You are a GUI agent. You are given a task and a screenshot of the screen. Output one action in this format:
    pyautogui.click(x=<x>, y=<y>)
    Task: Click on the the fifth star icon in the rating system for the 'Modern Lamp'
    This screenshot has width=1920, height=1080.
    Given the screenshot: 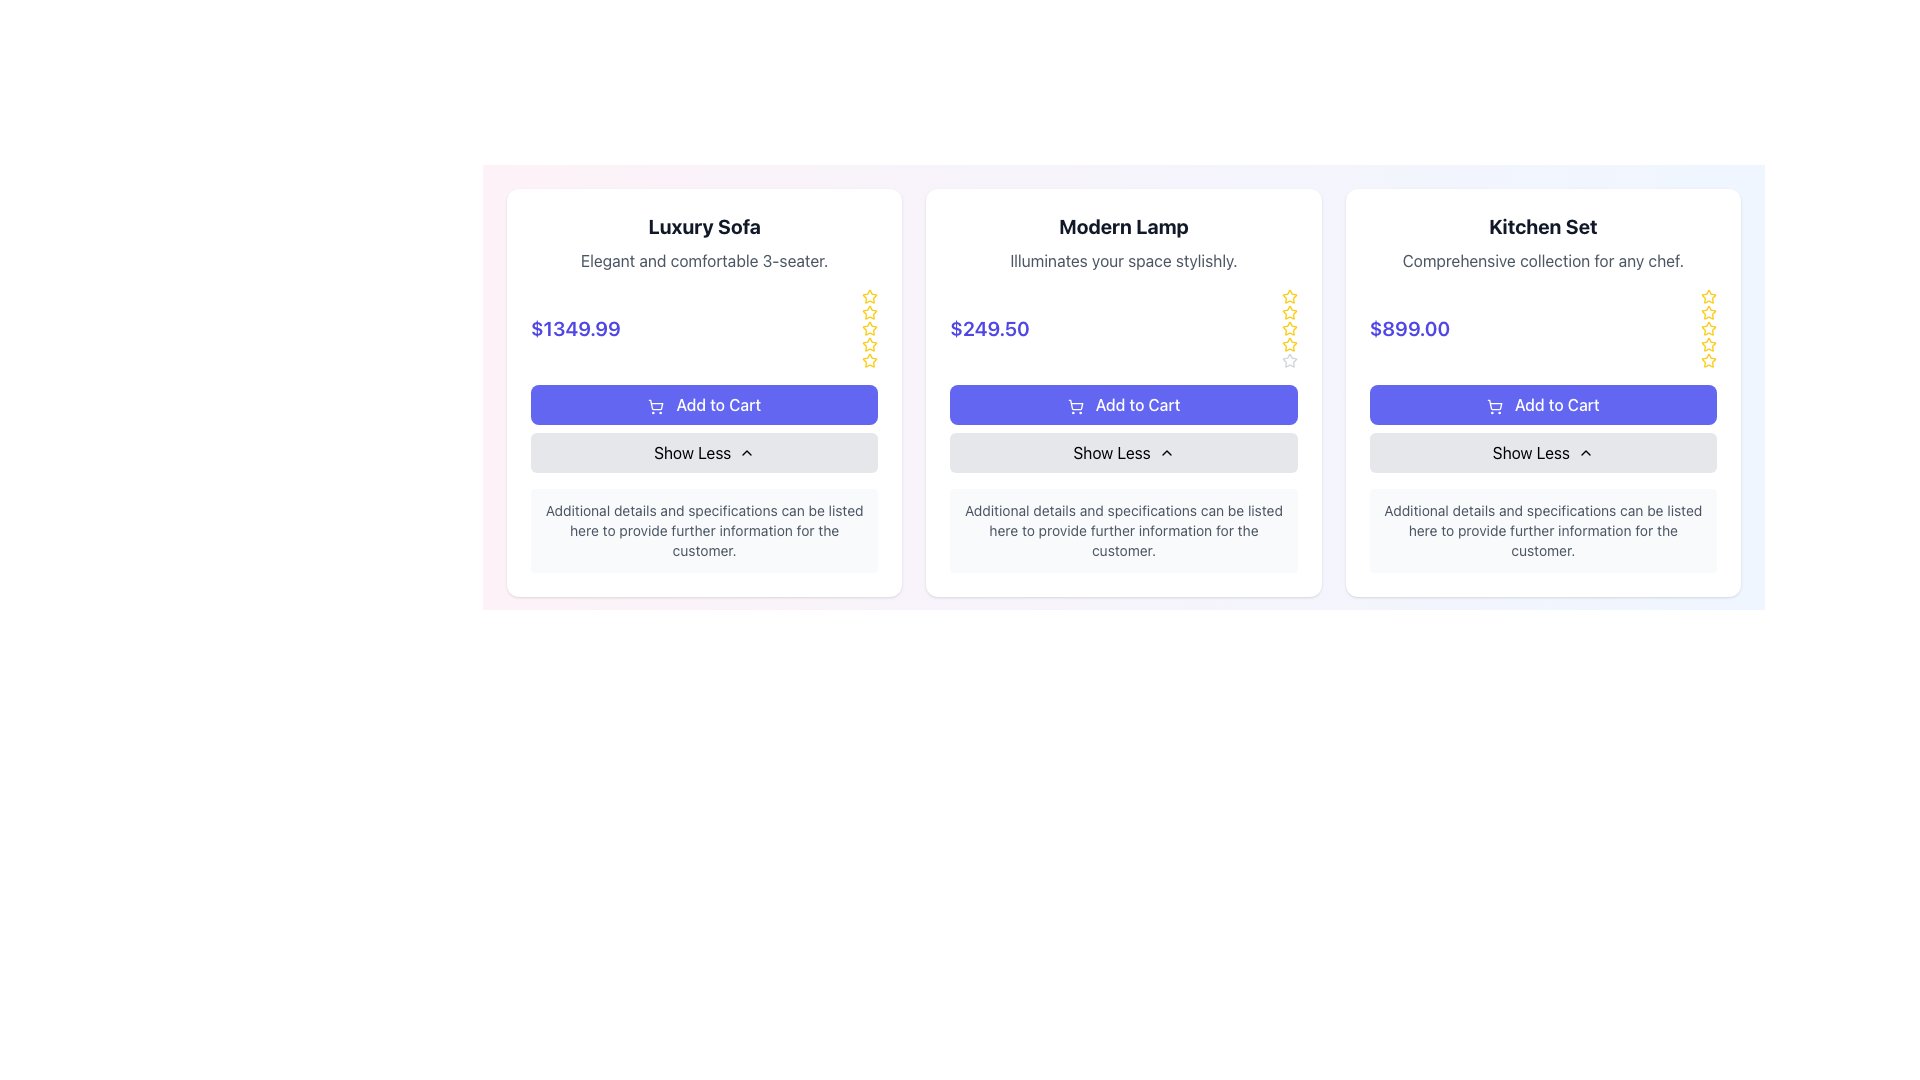 What is the action you would take?
    pyautogui.click(x=1289, y=296)
    